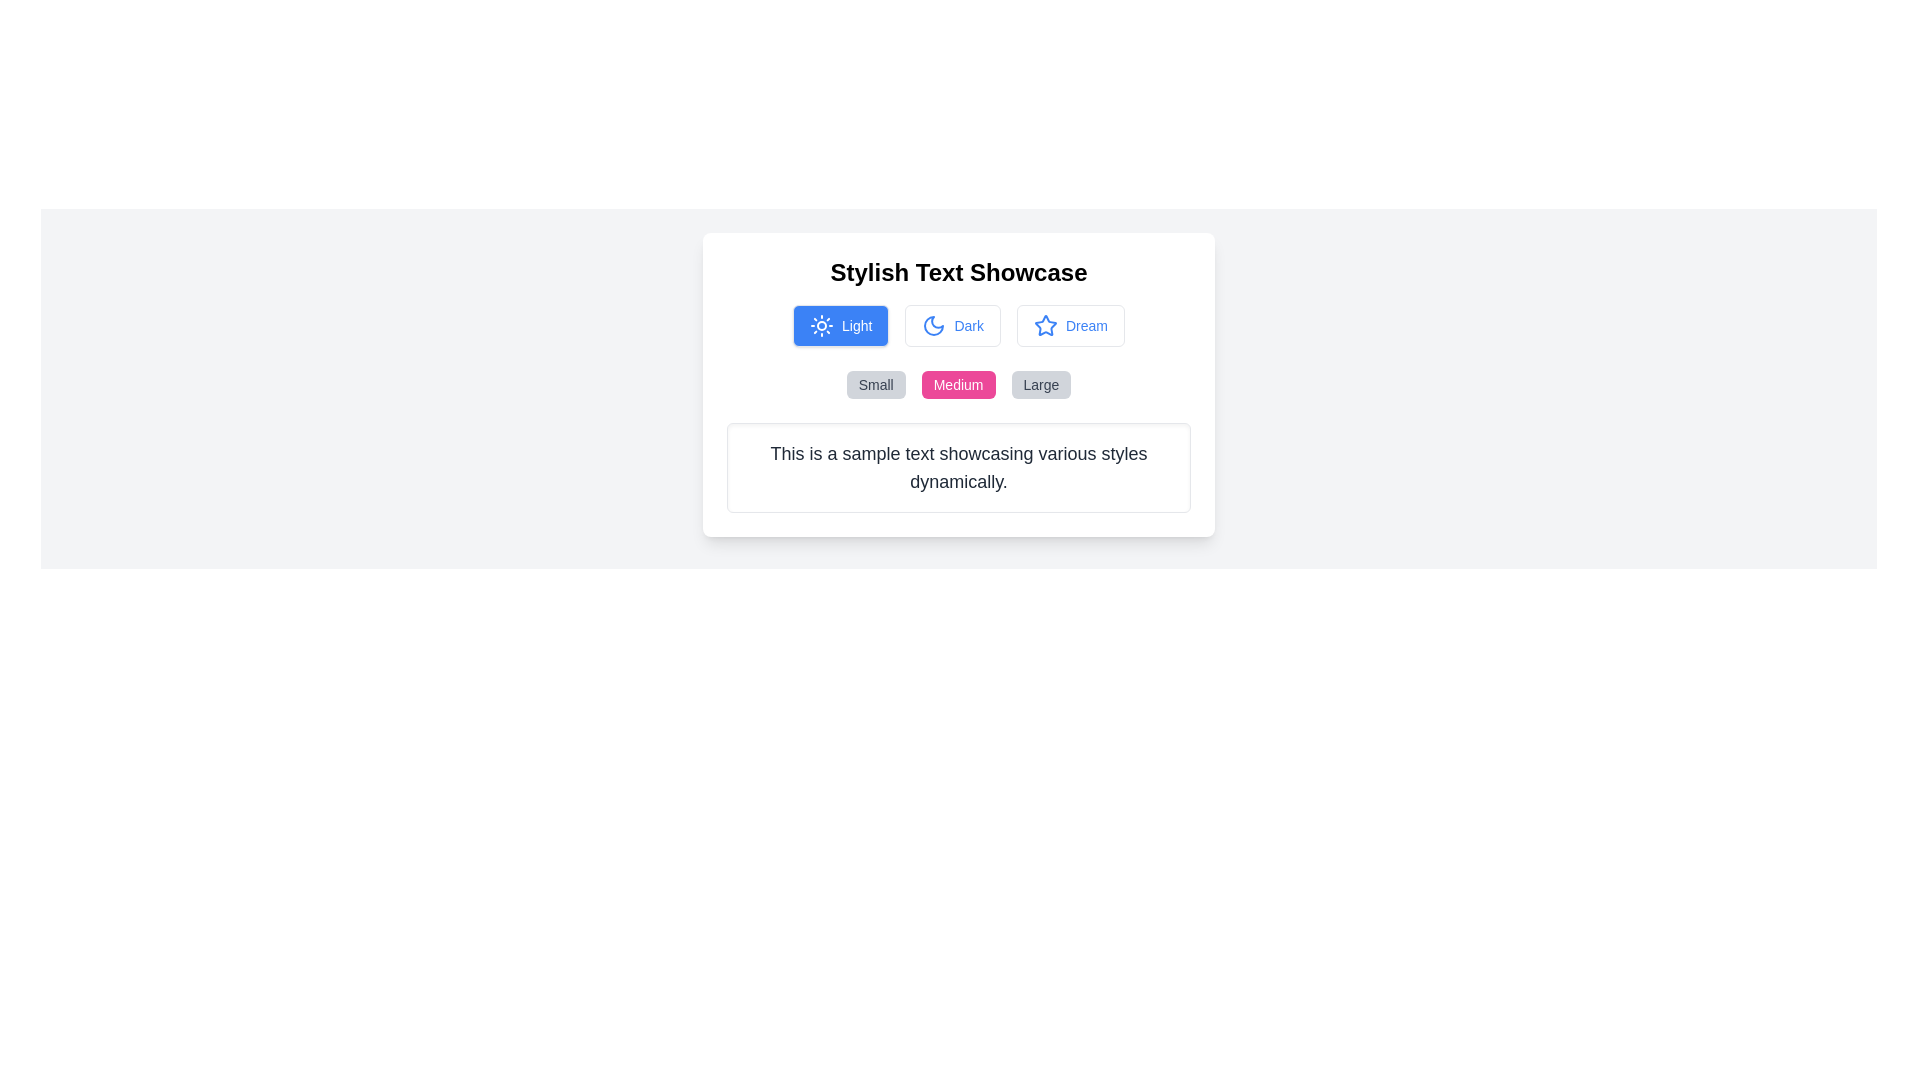 The image size is (1920, 1080). What do you see at coordinates (1045, 324) in the screenshot?
I see `the 'Dream' theme selection icon button, which is the third icon in a row of three at the top of the 'Stylish Text Showcase' card` at bounding box center [1045, 324].